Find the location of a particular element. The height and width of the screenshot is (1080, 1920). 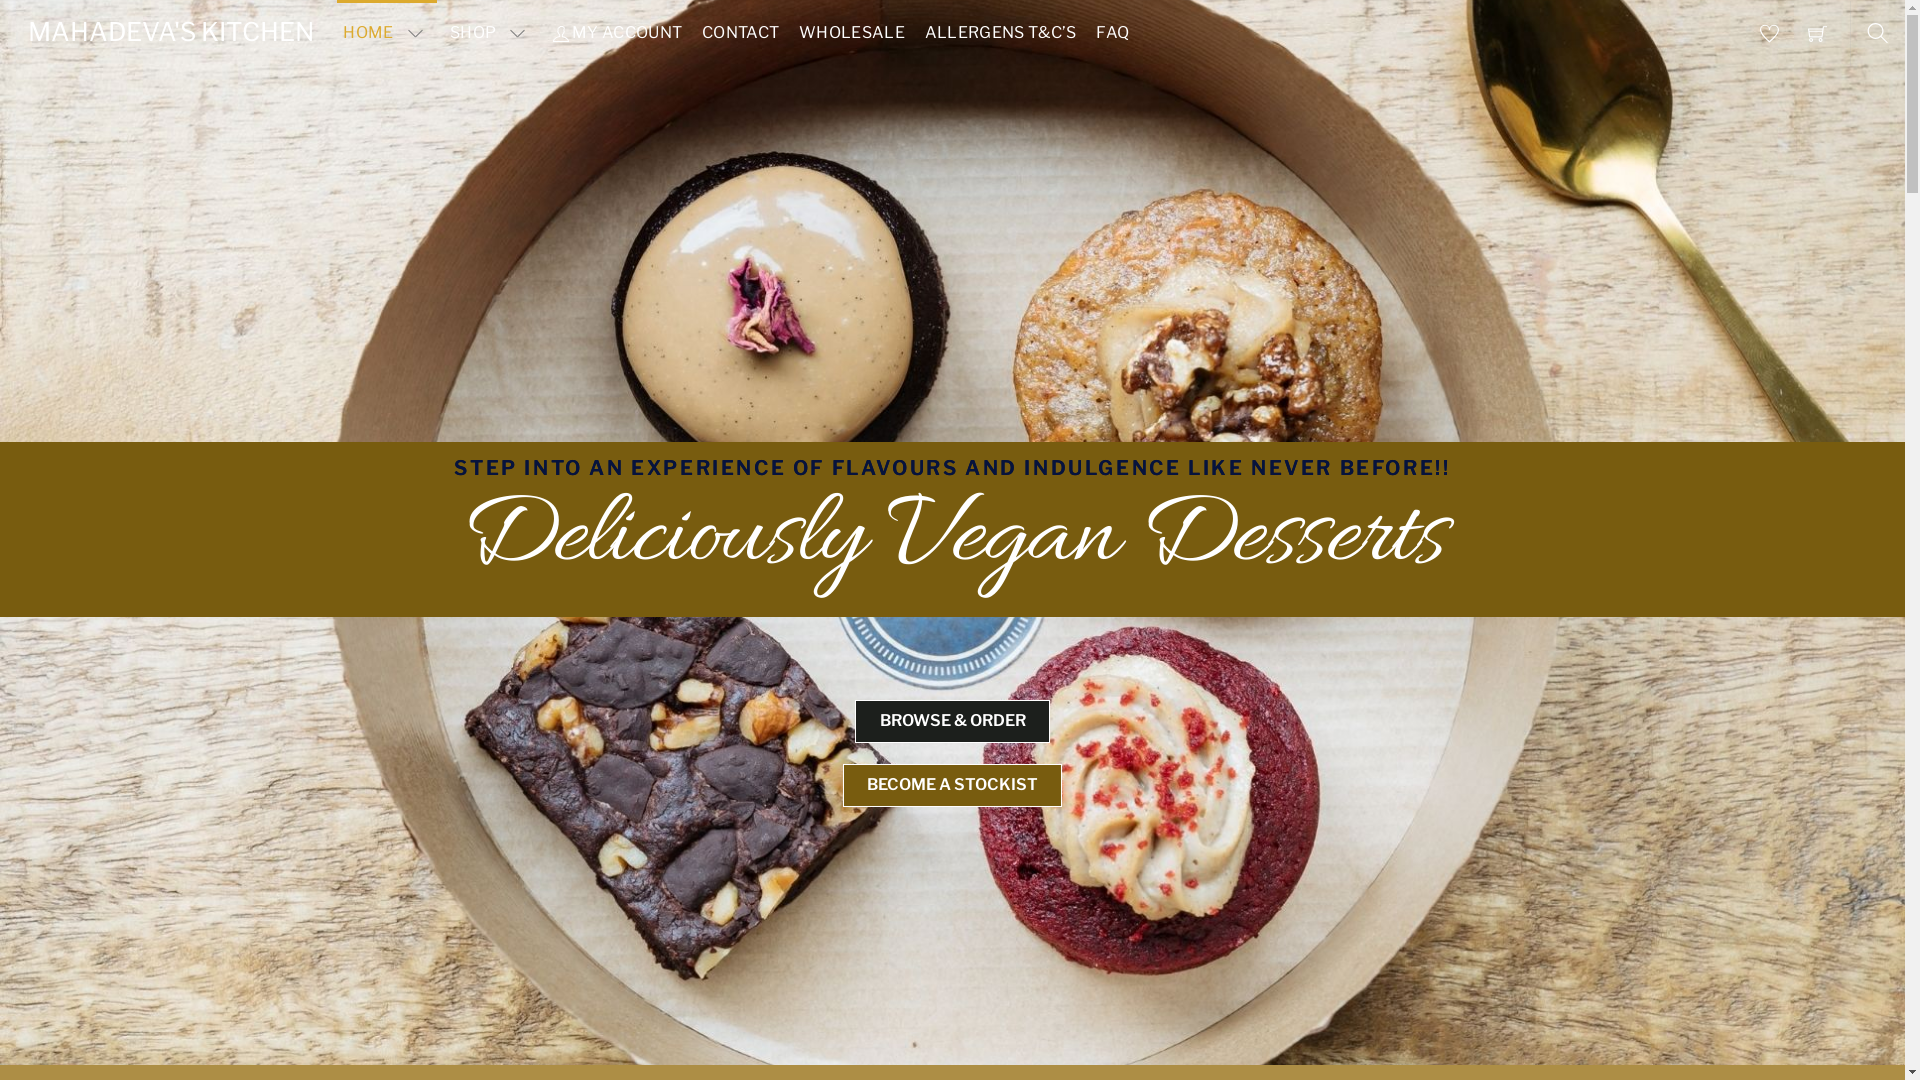

'CONTACT' is located at coordinates (739, 33).